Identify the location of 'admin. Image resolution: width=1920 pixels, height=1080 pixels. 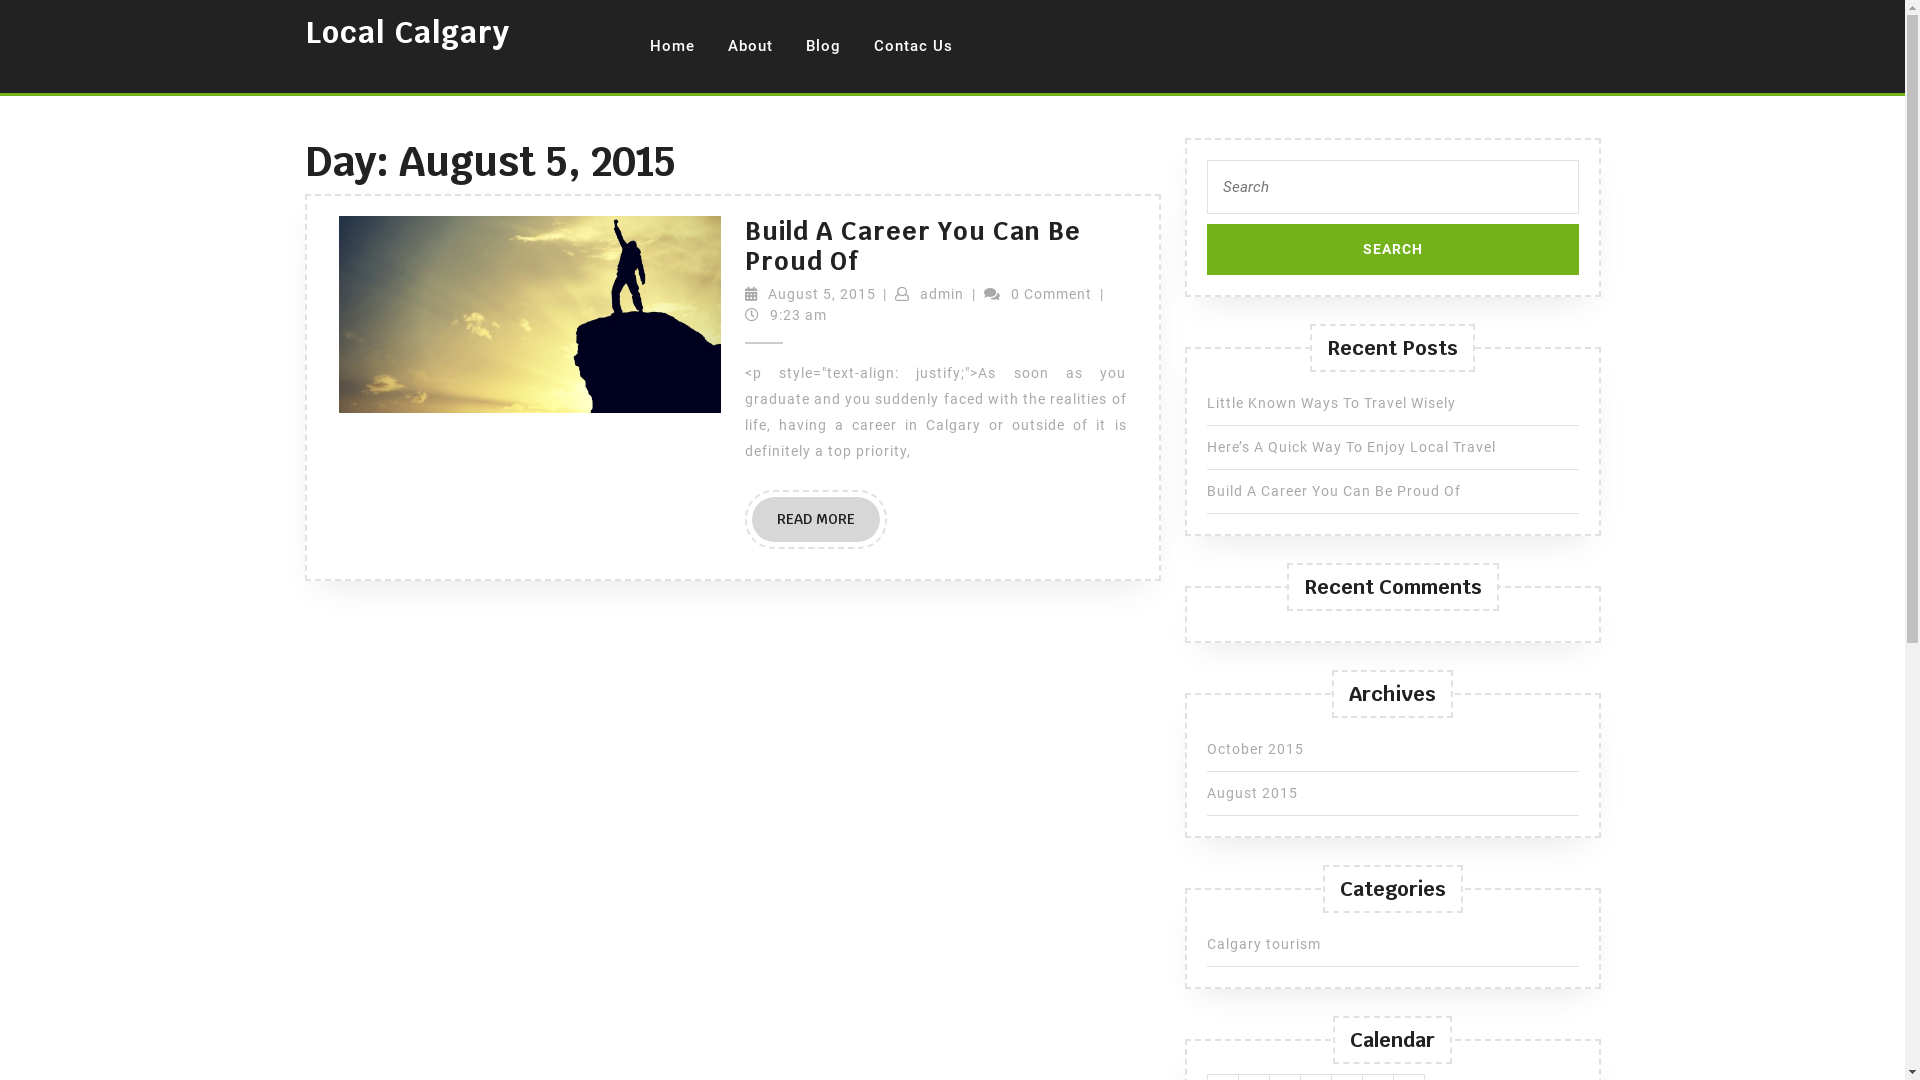
(940, 293).